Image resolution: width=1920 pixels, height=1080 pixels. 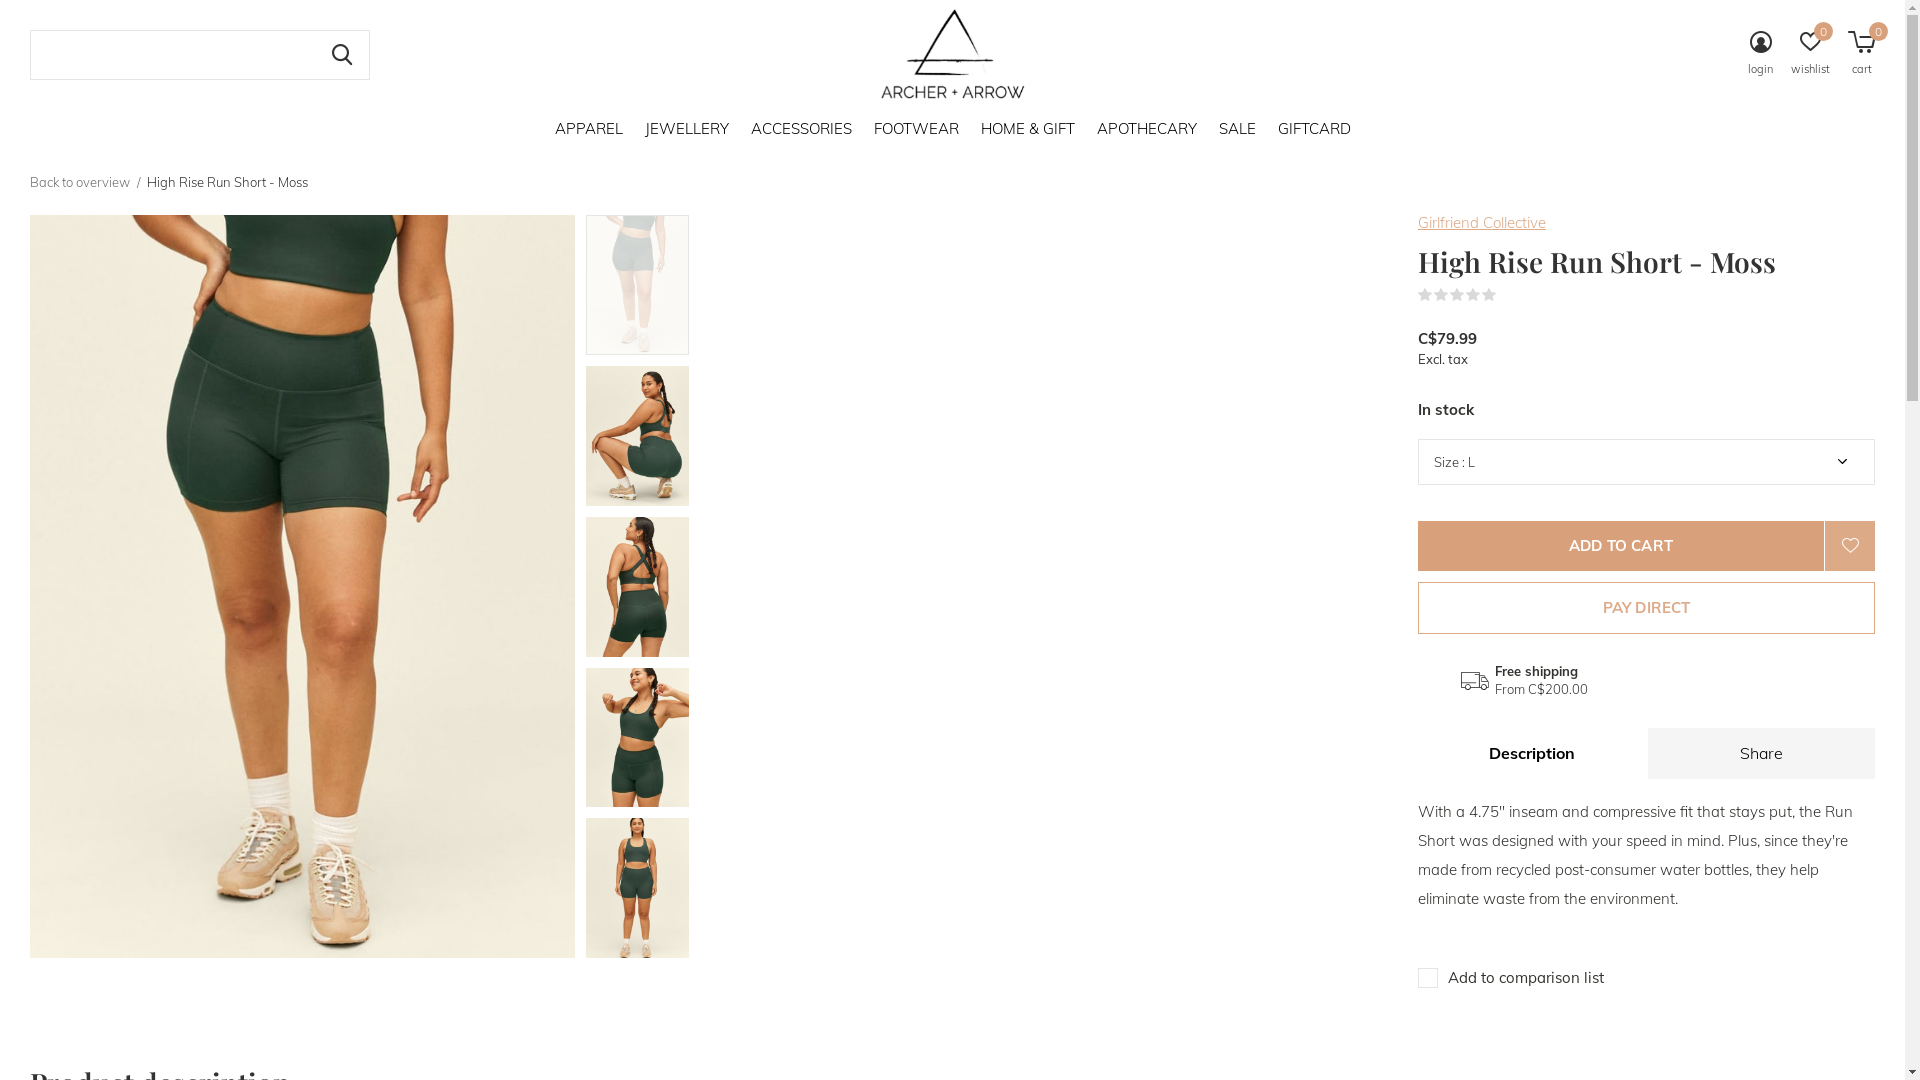 I want to click on 'JEWELLERY', so click(x=686, y=127).